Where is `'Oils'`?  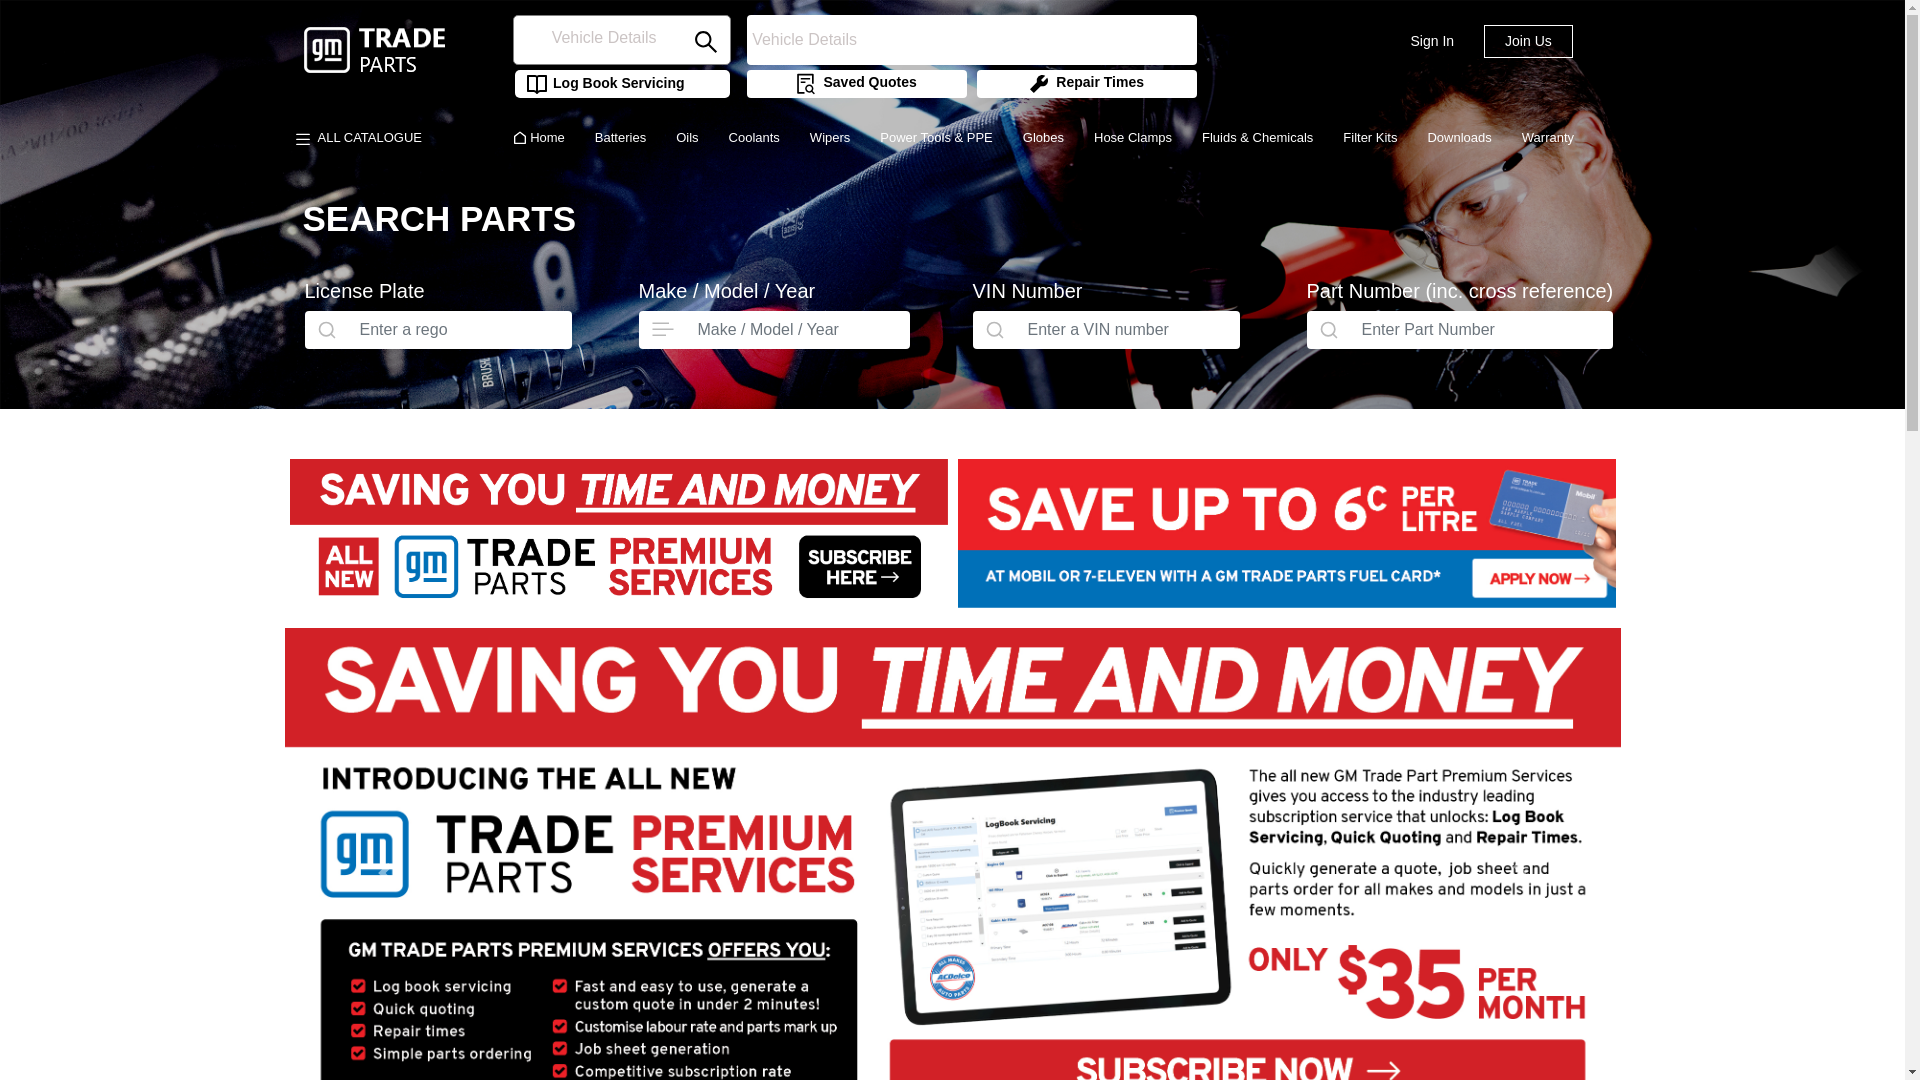
'Oils' is located at coordinates (686, 137).